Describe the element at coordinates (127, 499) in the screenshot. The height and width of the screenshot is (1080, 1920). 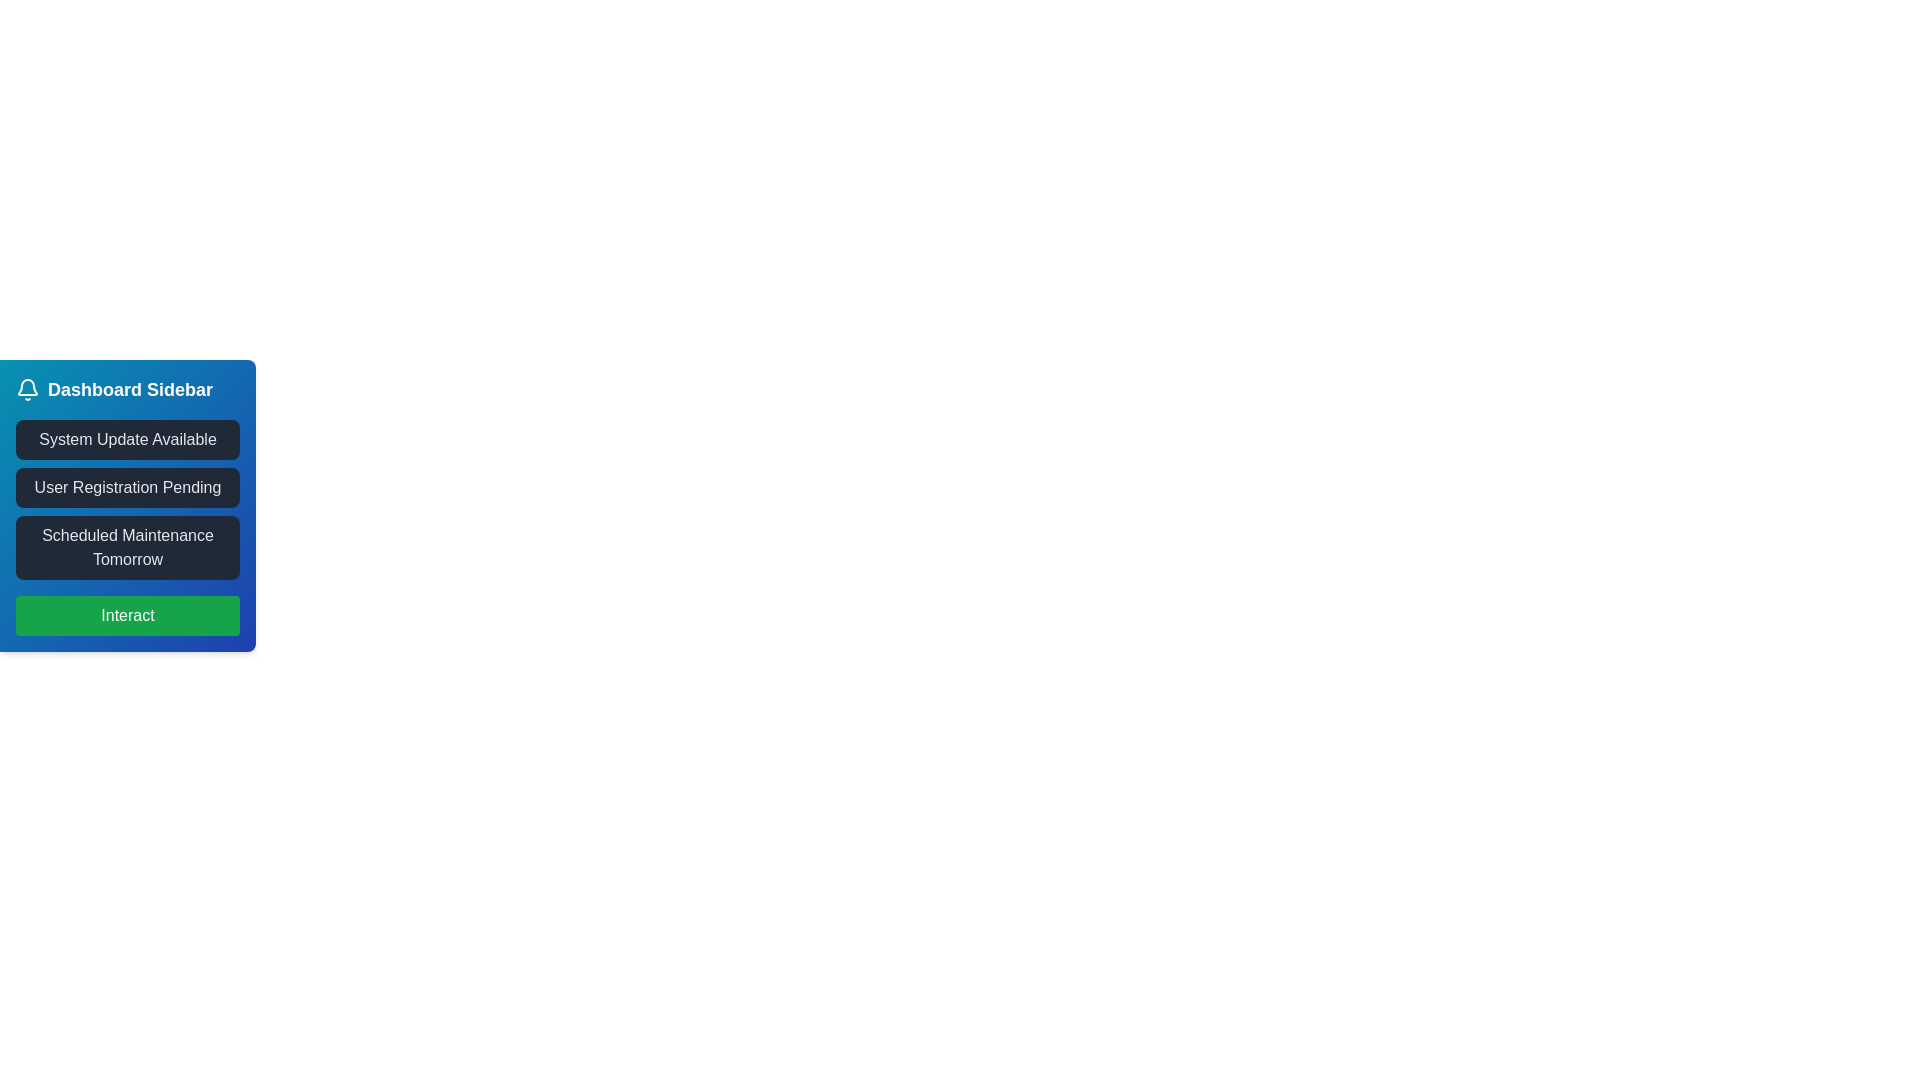
I see `the Static Text Display element titled 'User Registration Pending', which is positioned in the Dashboard Sidebar, between 'System Update Available' and 'Scheduled Maintenance Tomorrow'` at that location.